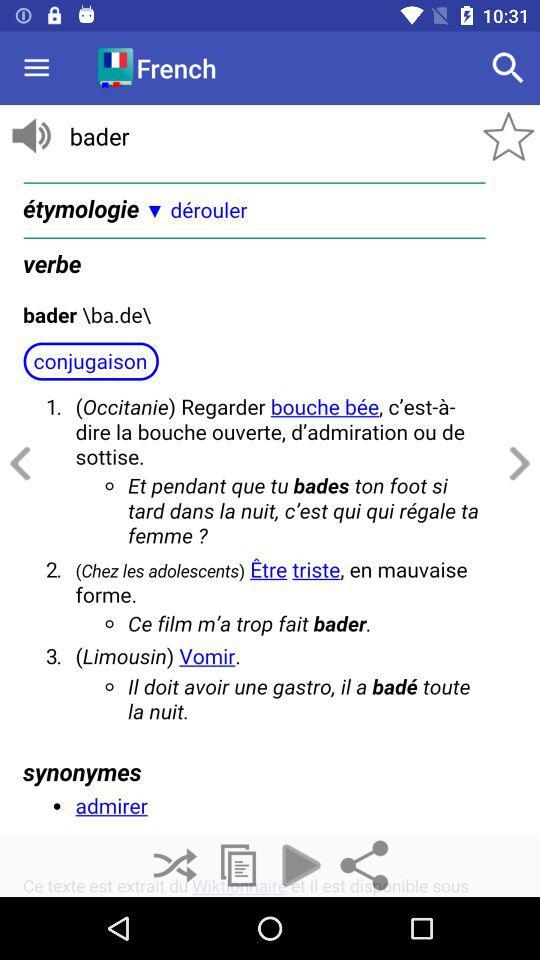  What do you see at coordinates (238, 864) in the screenshot?
I see `note pega` at bounding box center [238, 864].